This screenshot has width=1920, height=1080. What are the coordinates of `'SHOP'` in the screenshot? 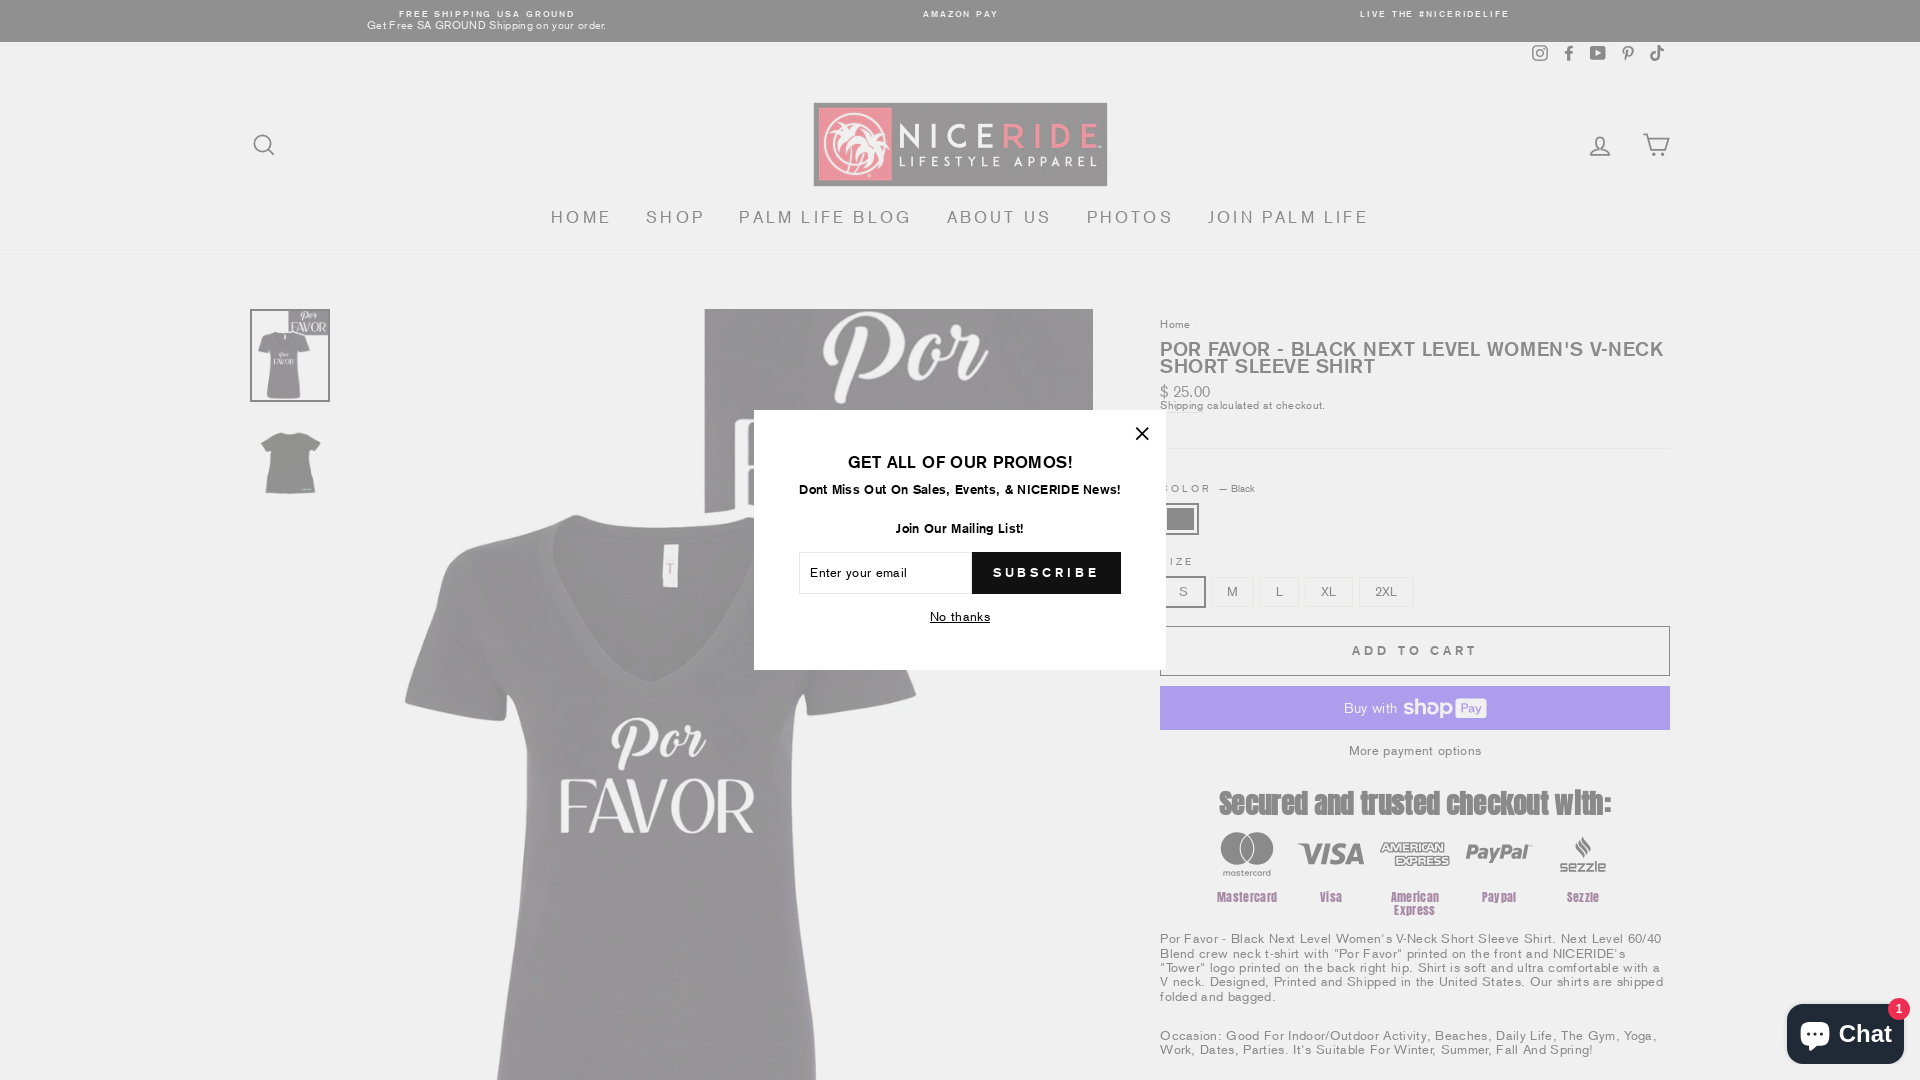 It's located at (675, 217).